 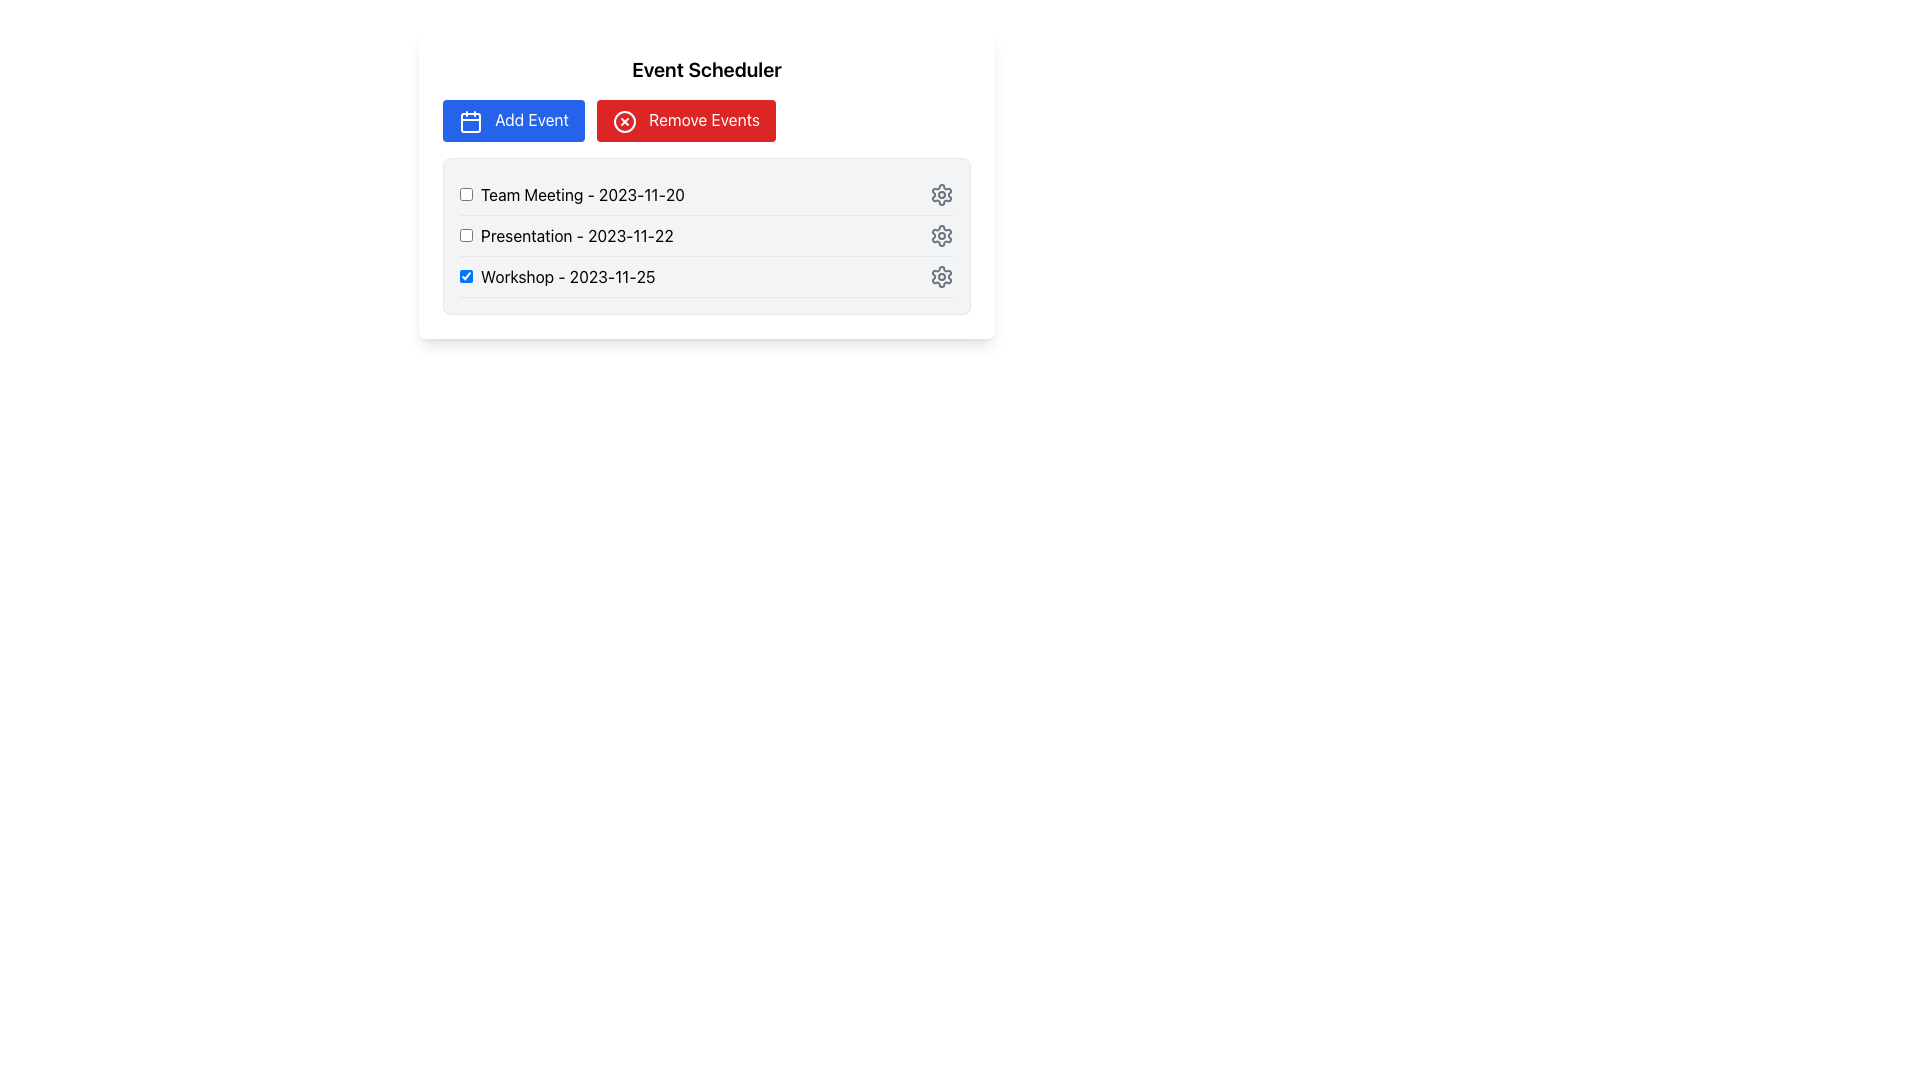 I want to click on the checkbox associated with the event 'Presentation - 2023-11-22', which is a small square checkbox located at the leftmost side of the row, so click(x=465, y=234).